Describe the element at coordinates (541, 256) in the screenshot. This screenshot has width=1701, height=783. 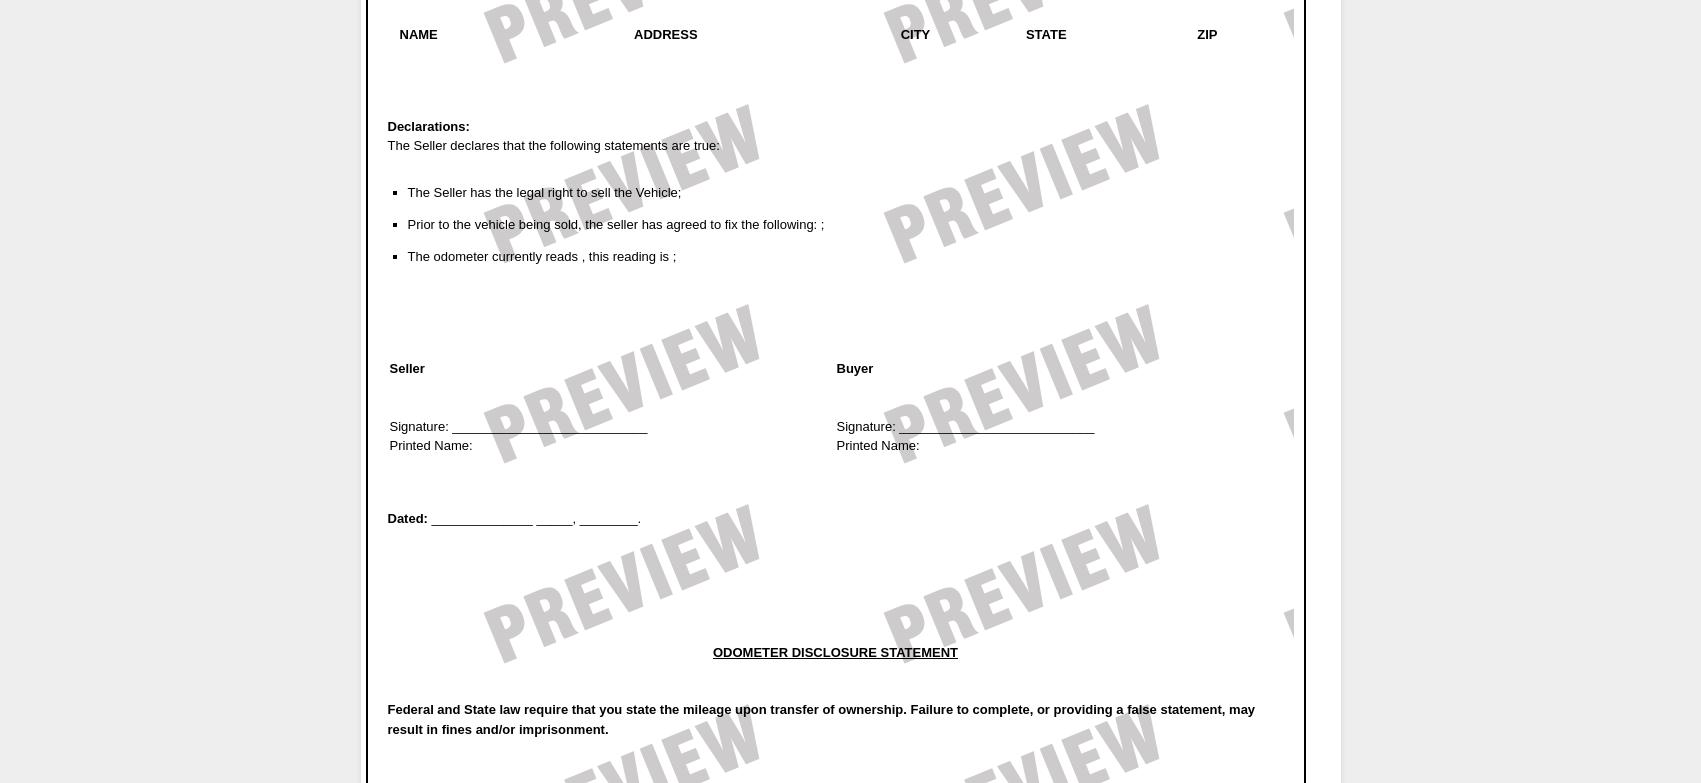
I see `'The odometer currently reads  , this reading is ;'` at that location.